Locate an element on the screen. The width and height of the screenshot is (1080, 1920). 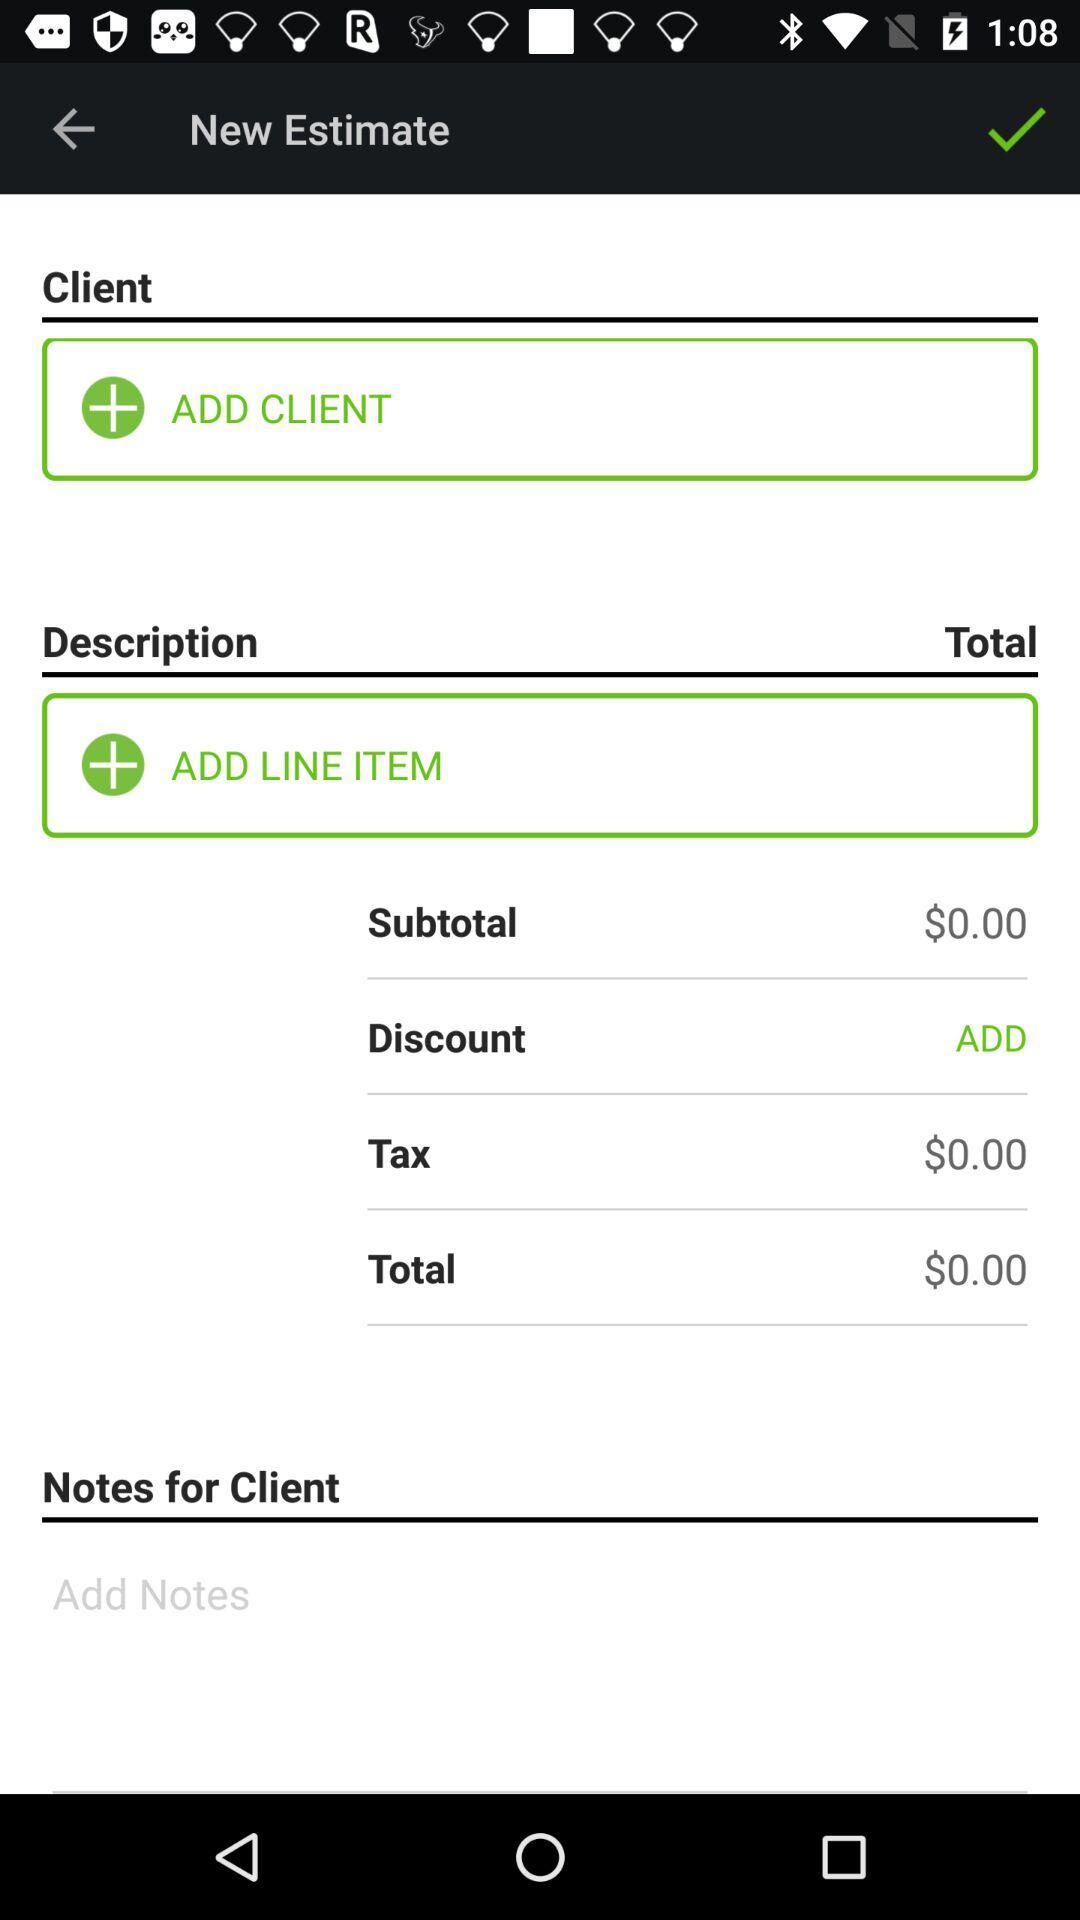
item next to new estimate item is located at coordinates (72, 127).